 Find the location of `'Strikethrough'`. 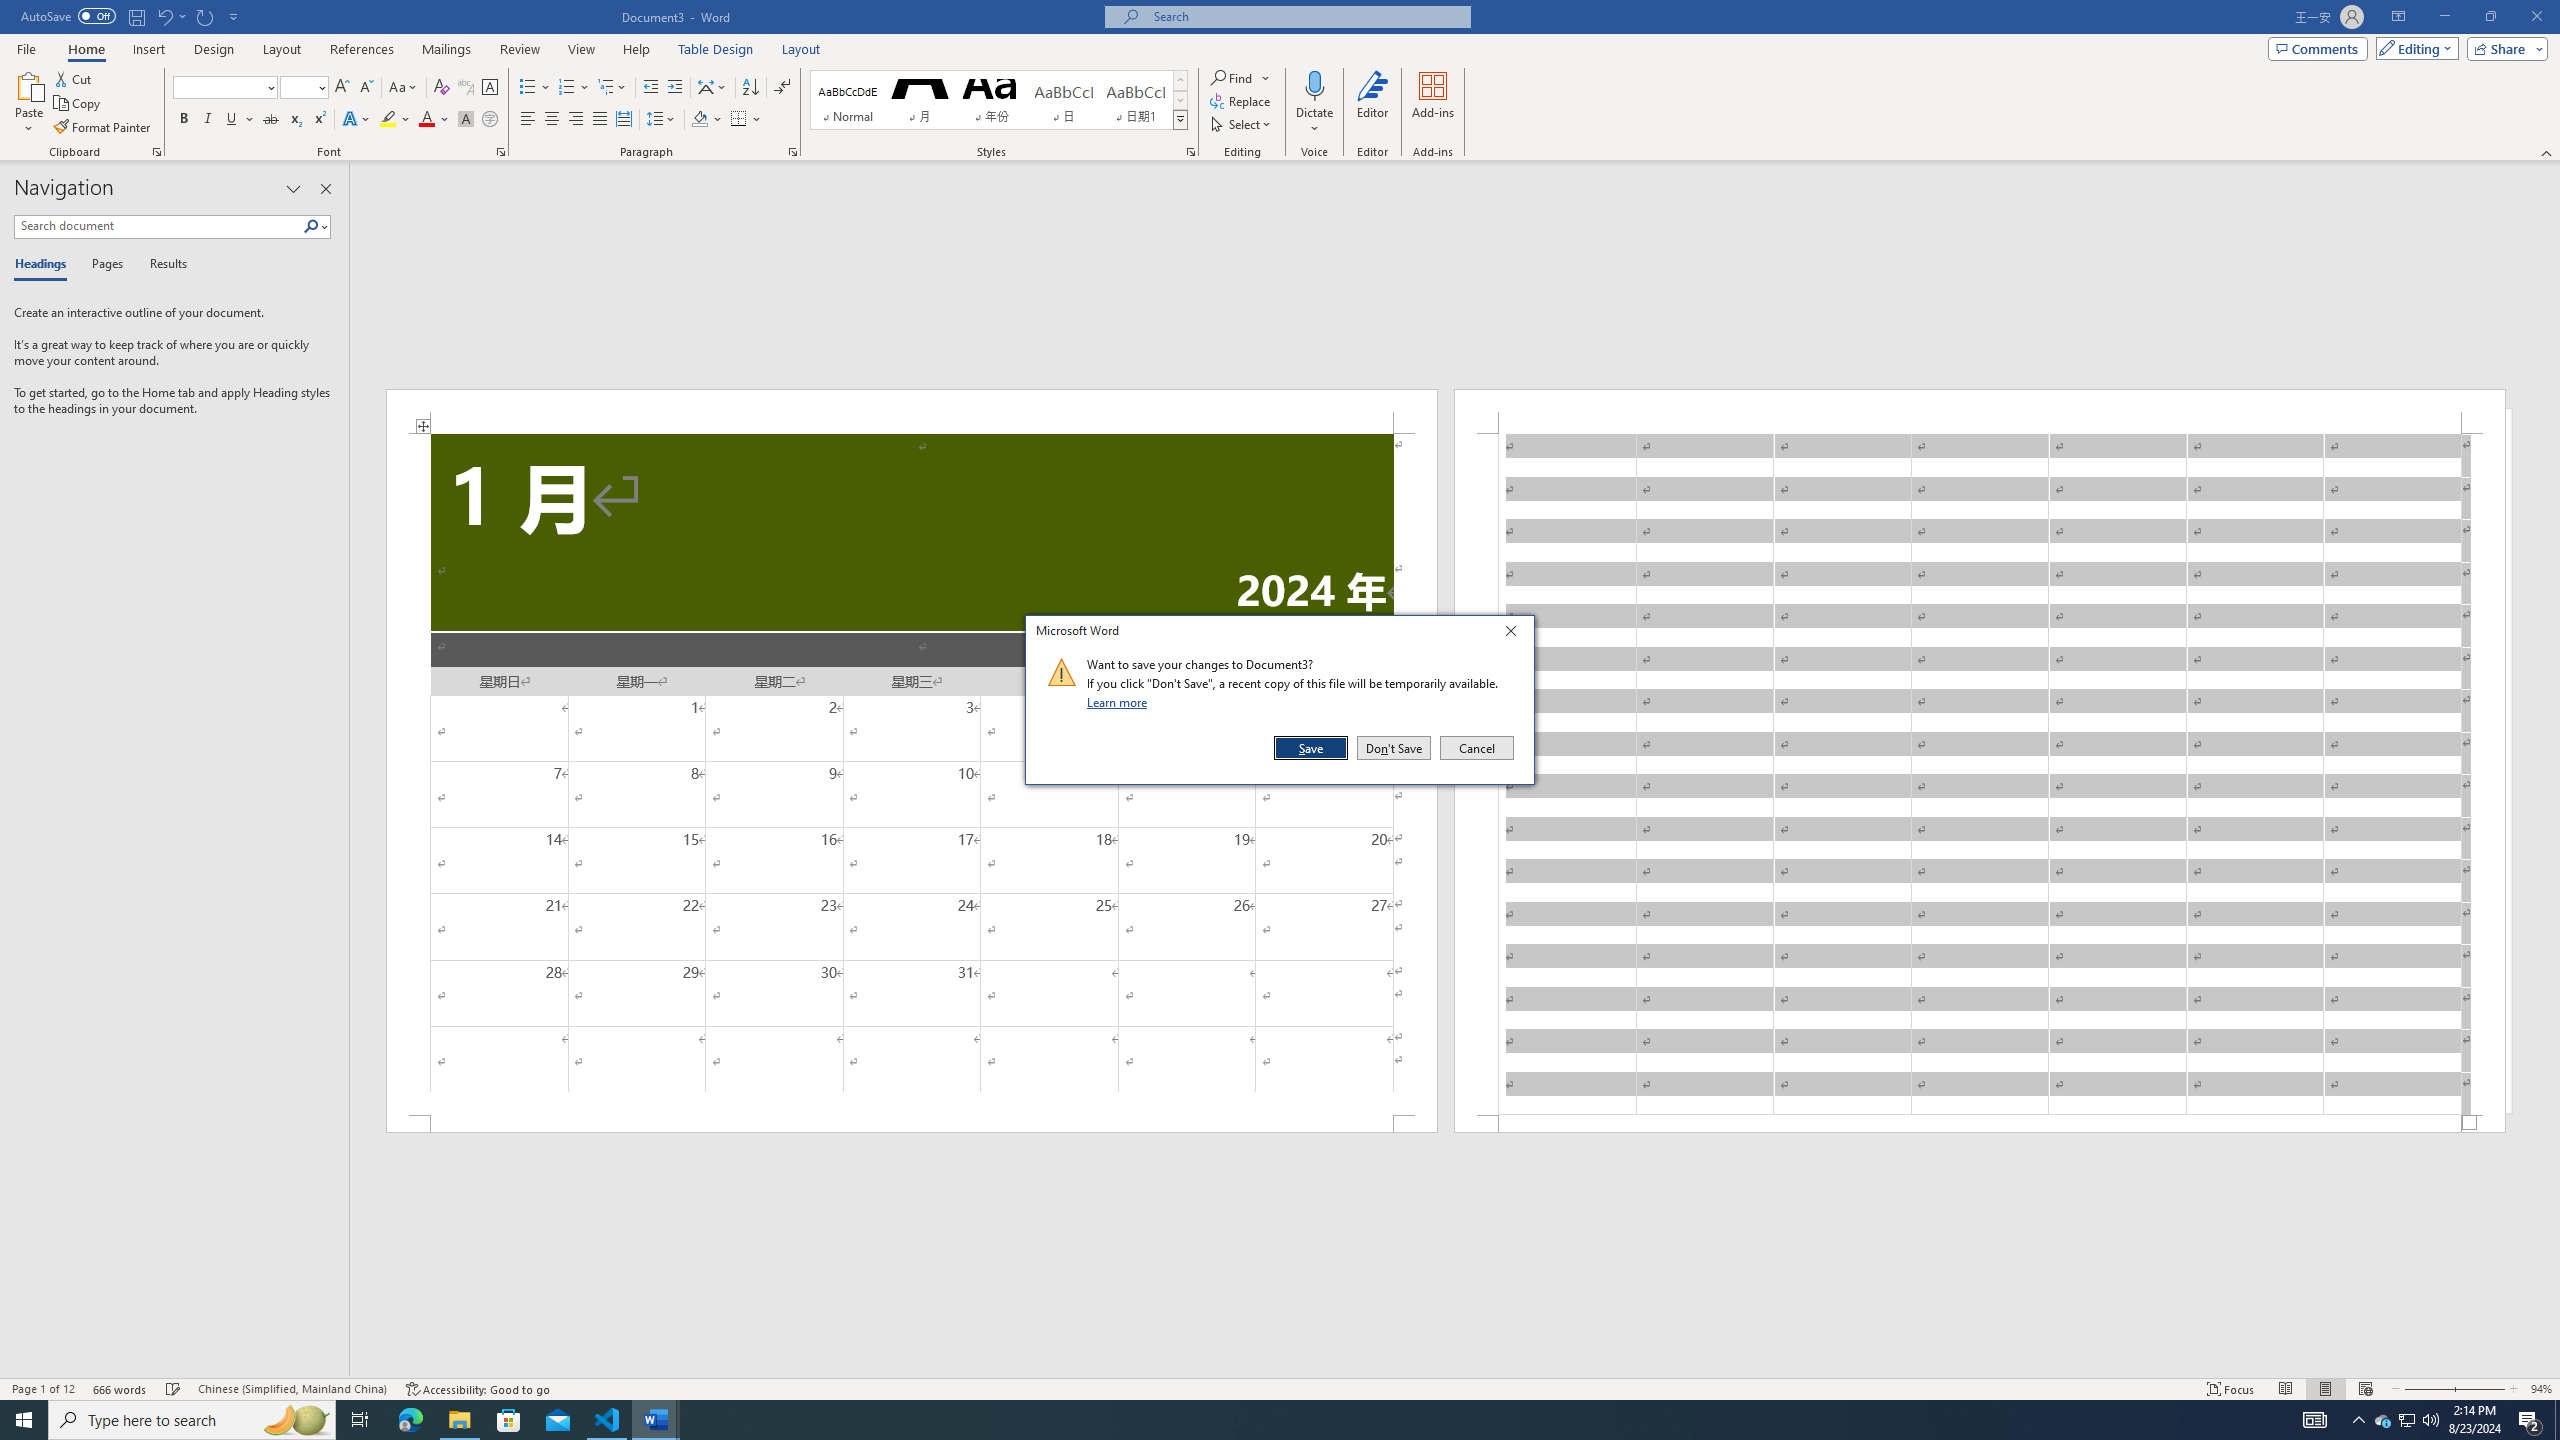

'Strikethrough' is located at coordinates (270, 118).